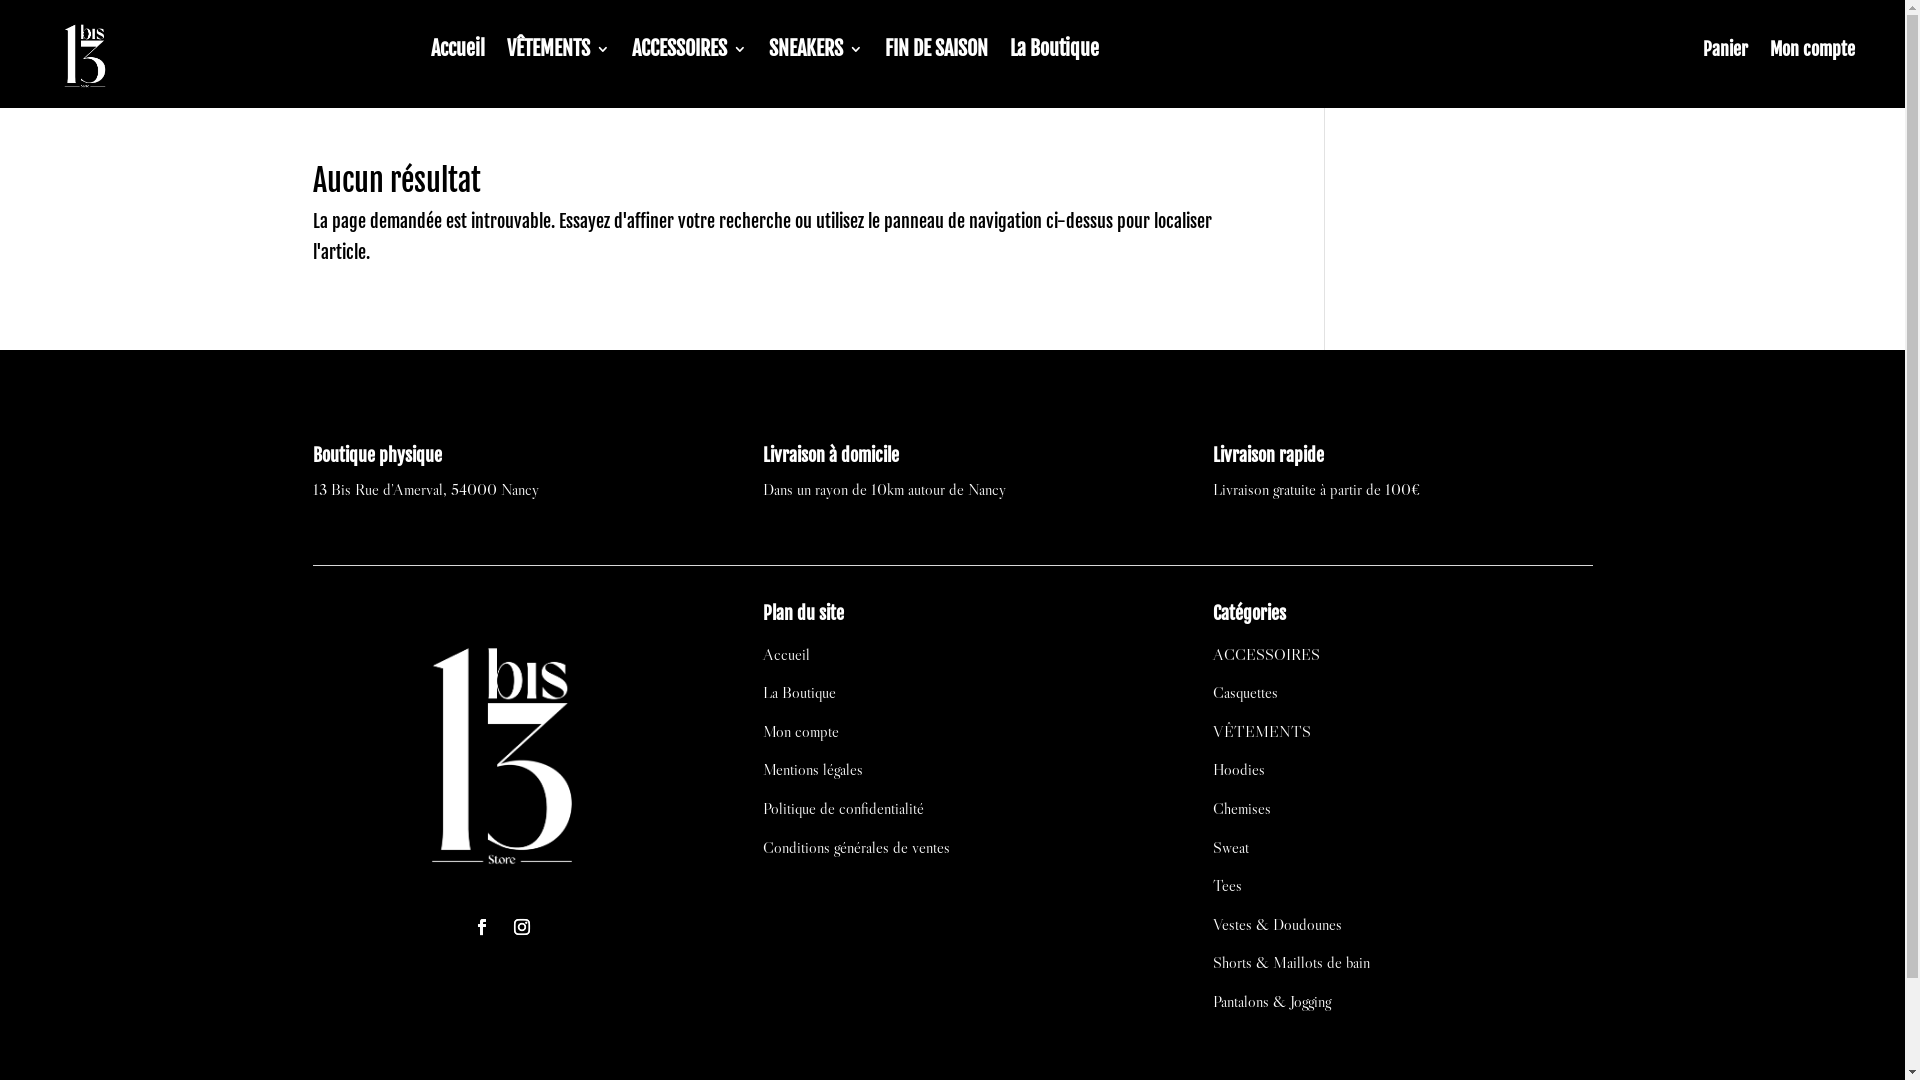 The image size is (1920, 1080). What do you see at coordinates (1212, 1001) in the screenshot?
I see `'Pantalons & Jogging'` at bounding box center [1212, 1001].